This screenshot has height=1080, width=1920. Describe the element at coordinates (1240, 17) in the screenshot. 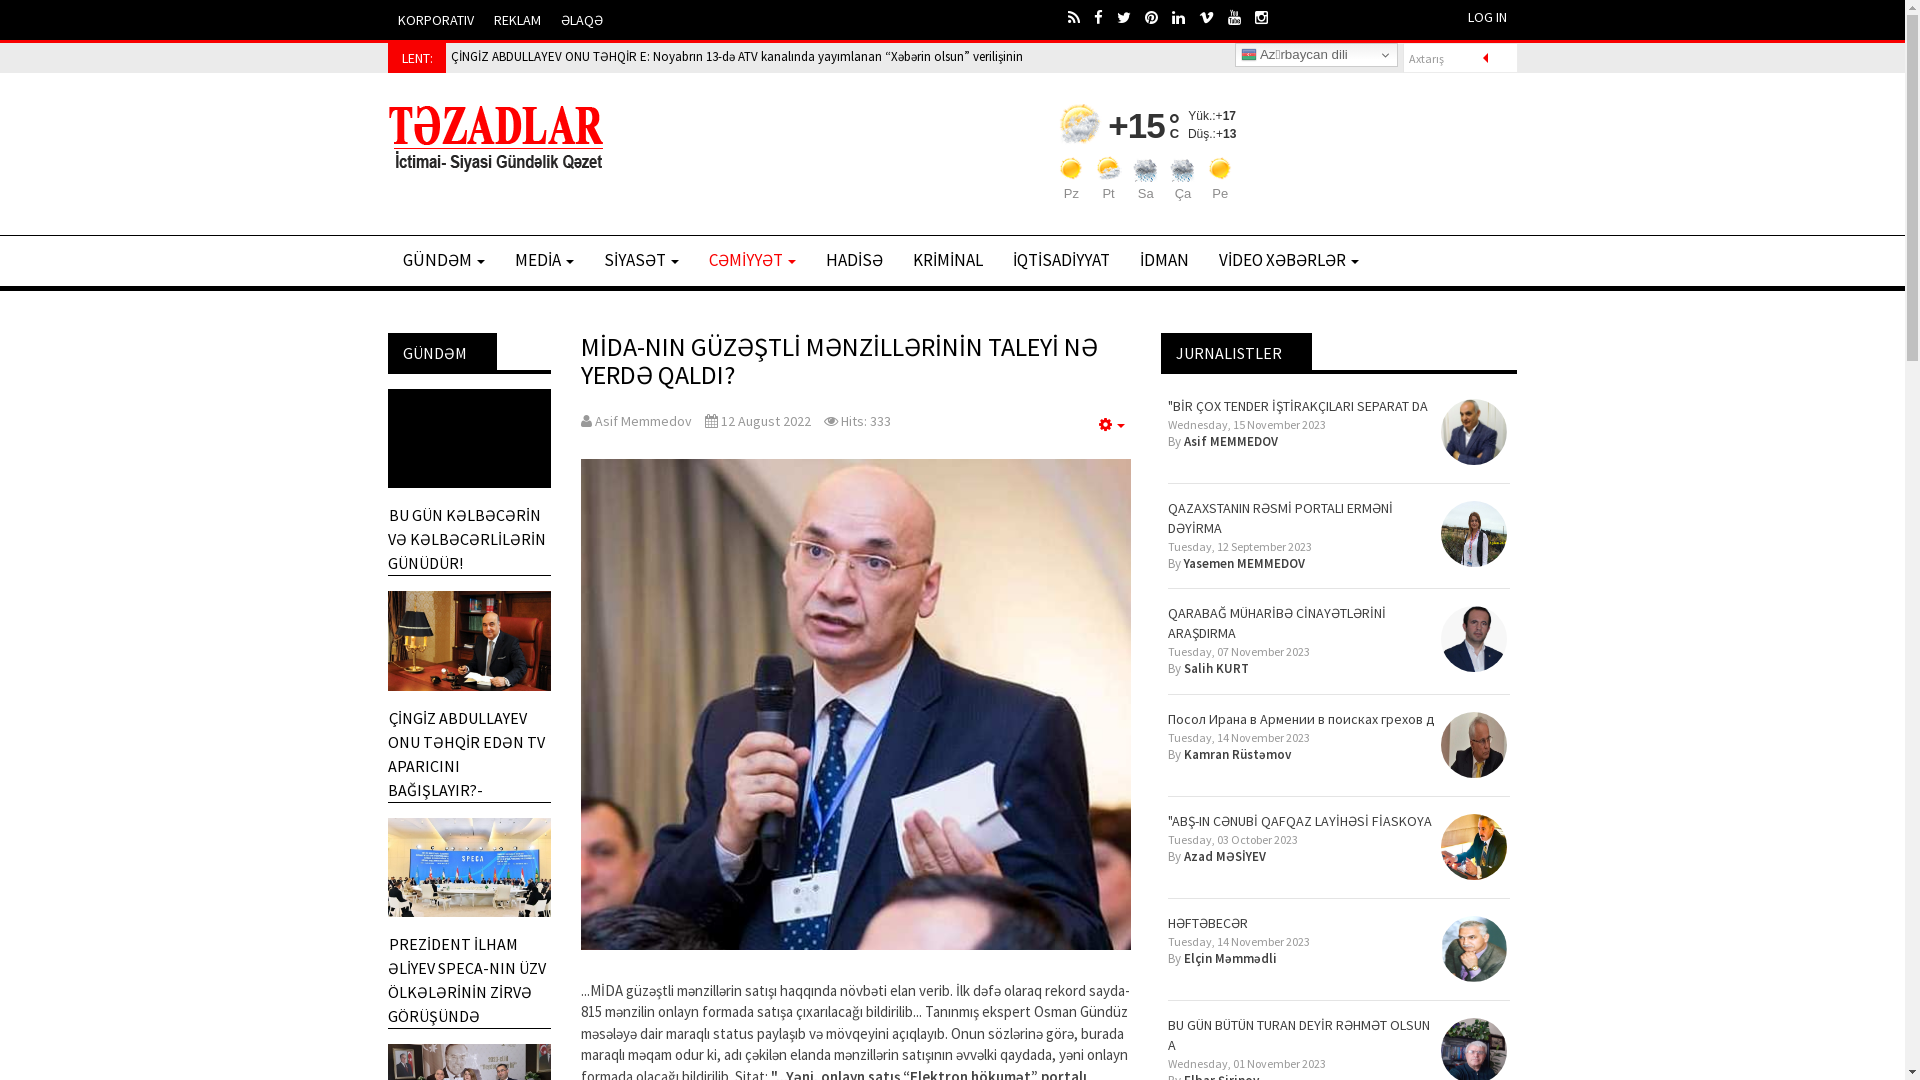

I see `' '` at that location.